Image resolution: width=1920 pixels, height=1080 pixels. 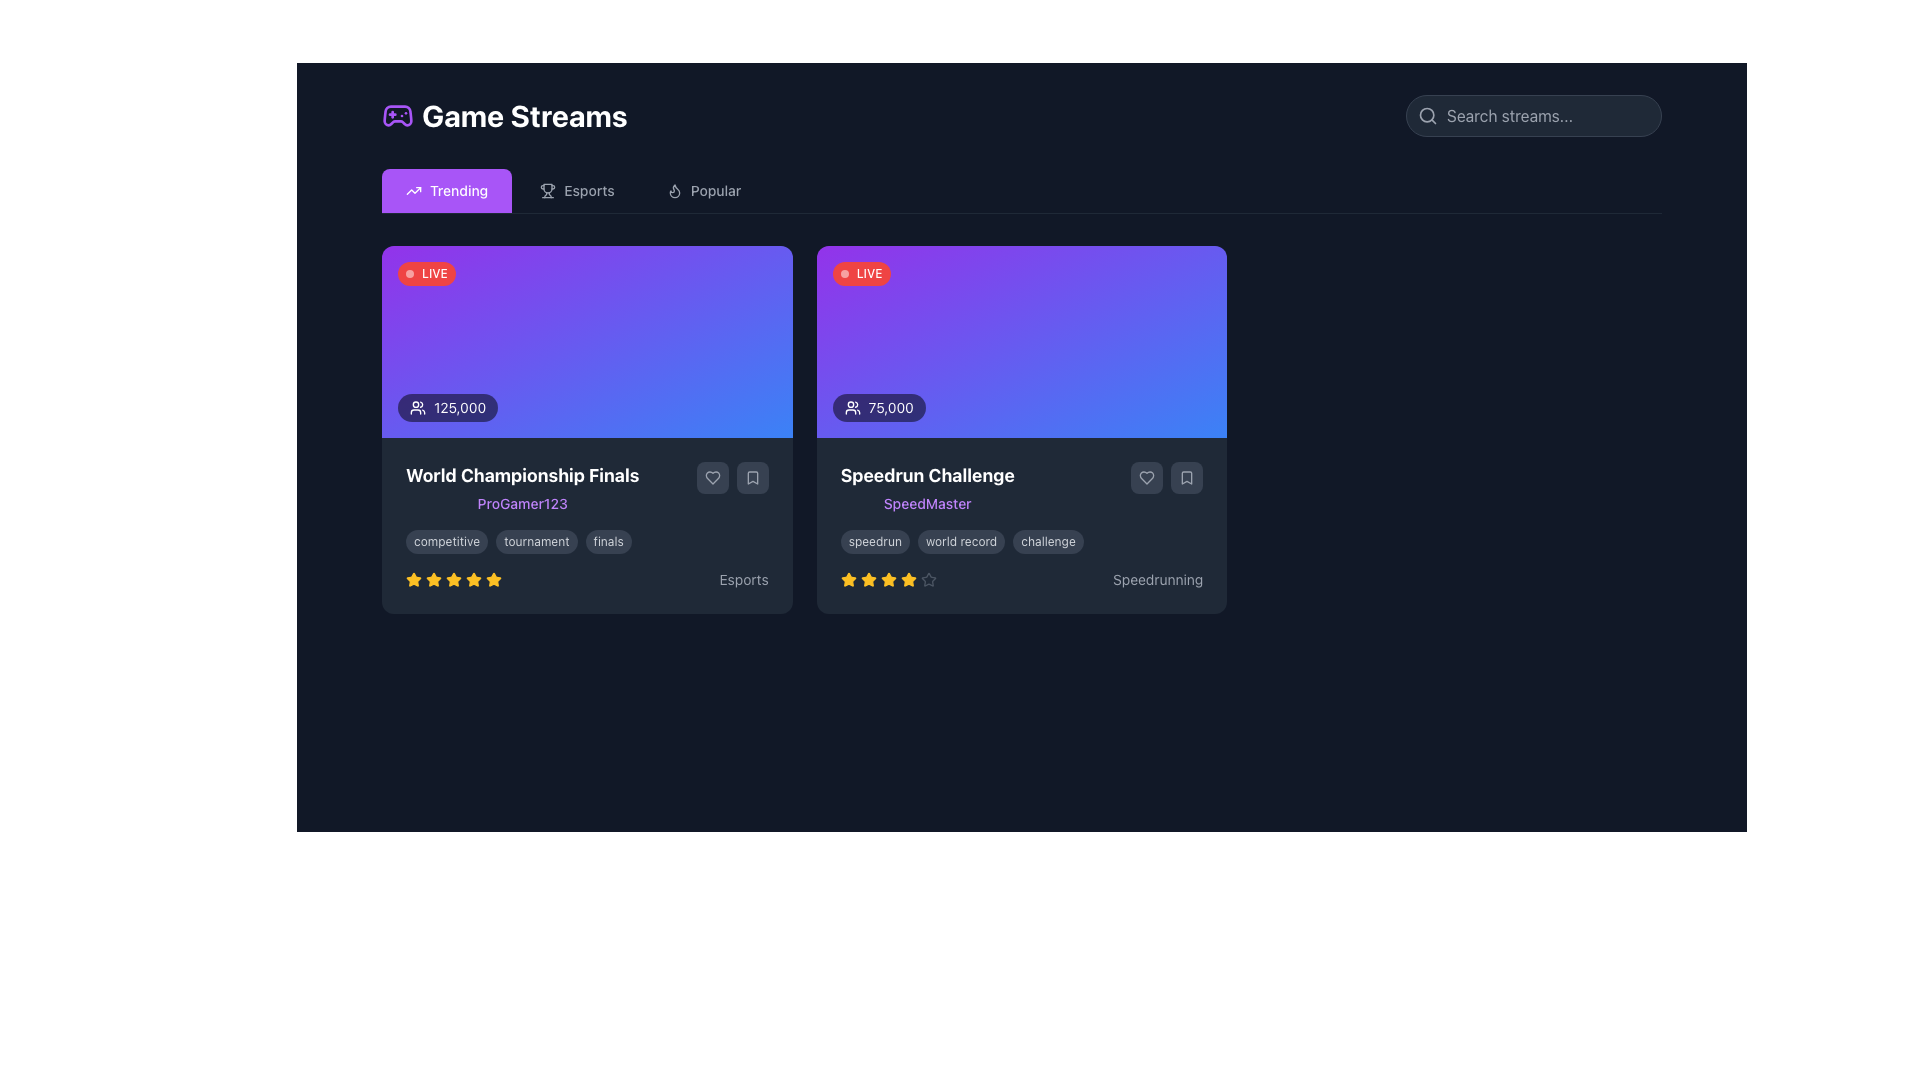 What do you see at coordinates (712, 478) in the screenshot?
I see `the heart-shaped icon with a hollow center located in the bottom-right corner of the 'World Championship Finals' game stream card to 'like' or 'favorite' the stream` at bounding box center [712, 478].